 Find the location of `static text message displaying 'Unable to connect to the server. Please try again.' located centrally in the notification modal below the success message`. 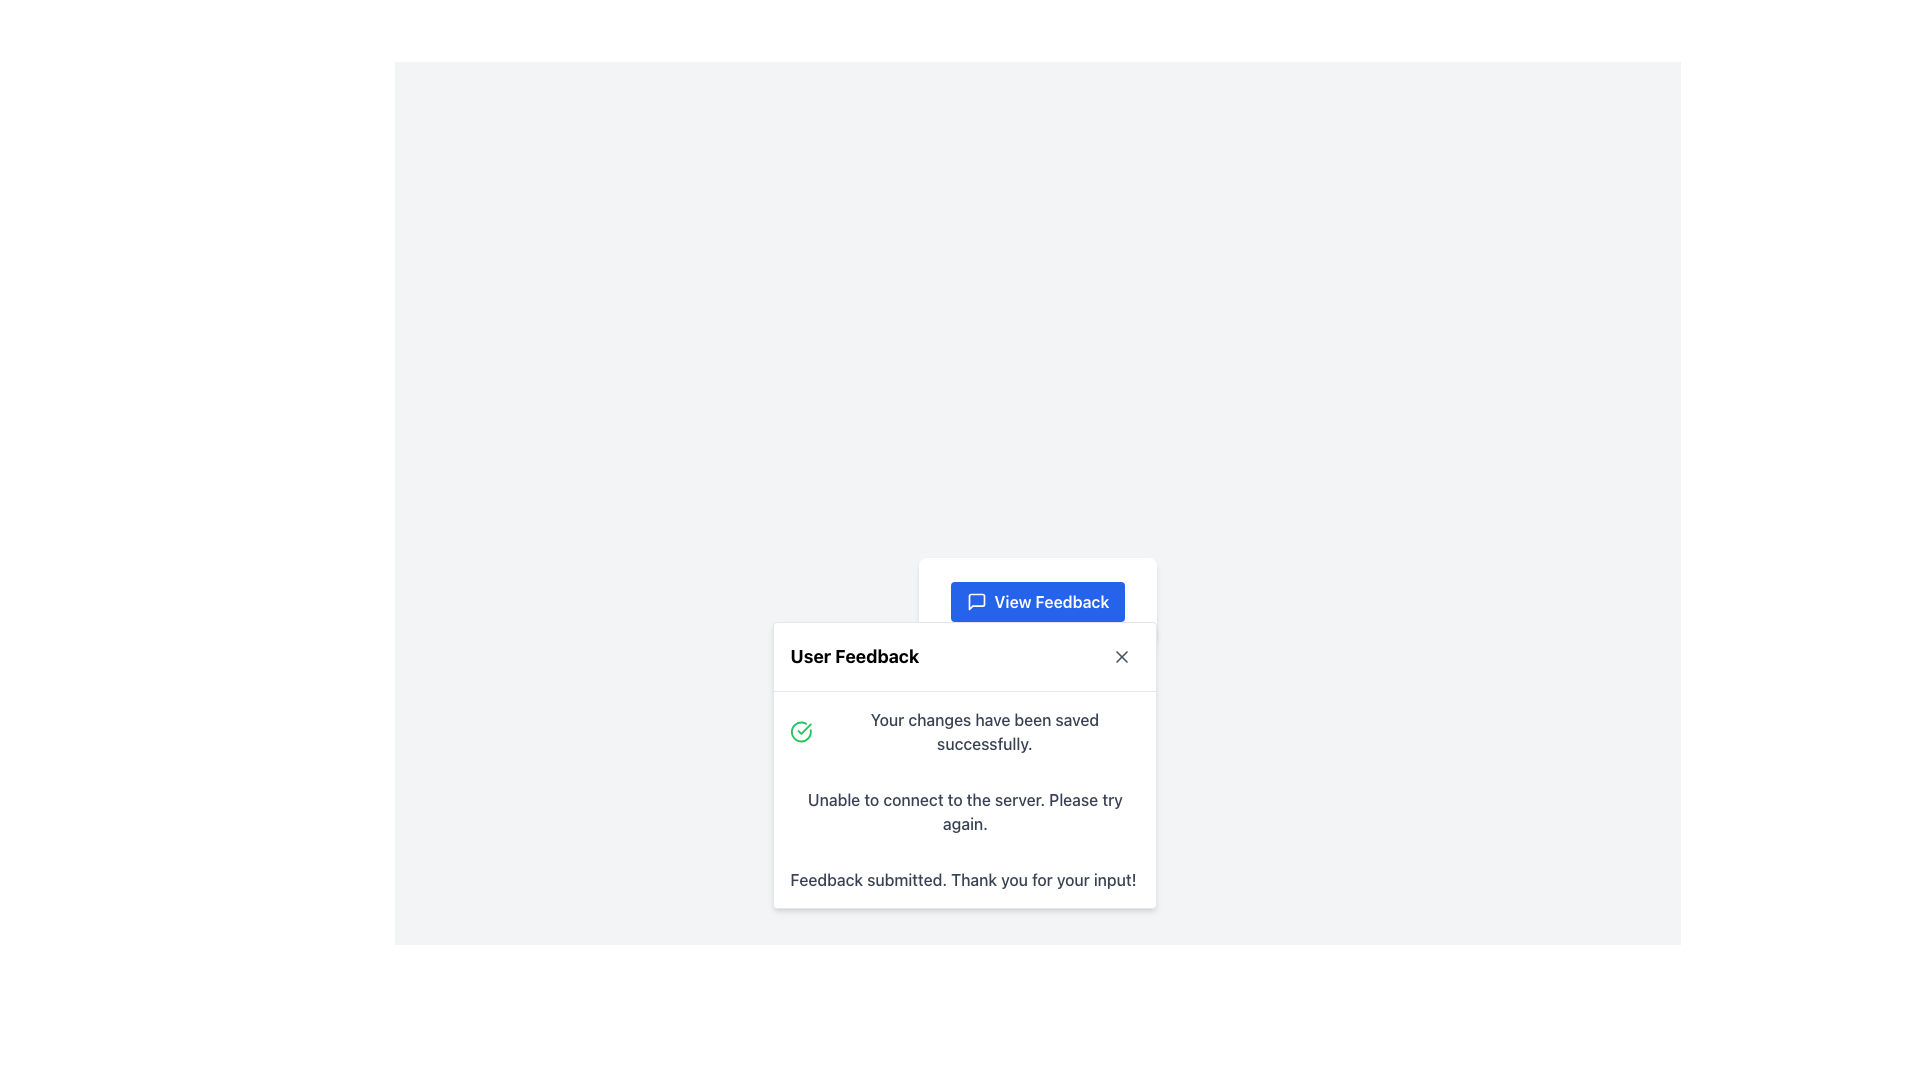

static text message displaying 'Unable to connect to the server. Please try again.' located centrally in the notification modal below the success message is located at coordinates (965, 812).